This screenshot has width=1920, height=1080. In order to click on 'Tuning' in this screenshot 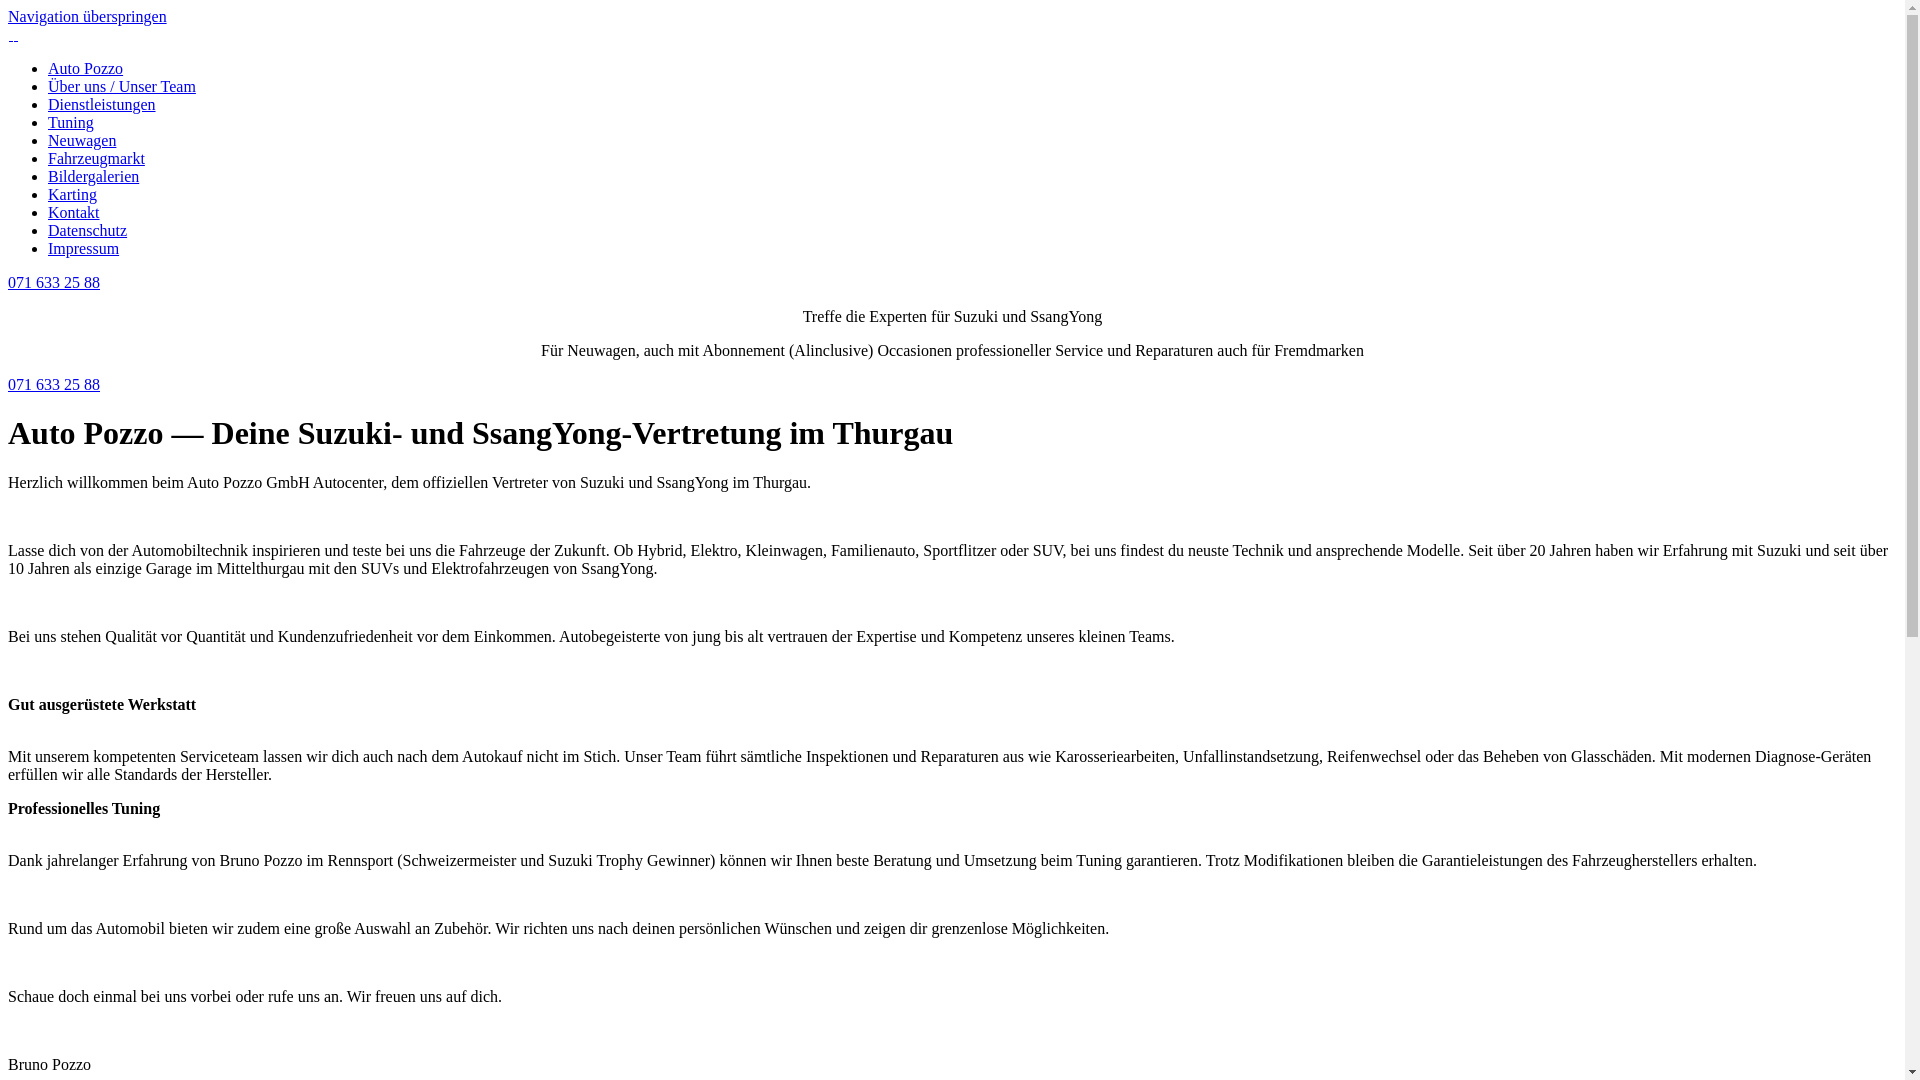, I will do `click(71, 122)`.